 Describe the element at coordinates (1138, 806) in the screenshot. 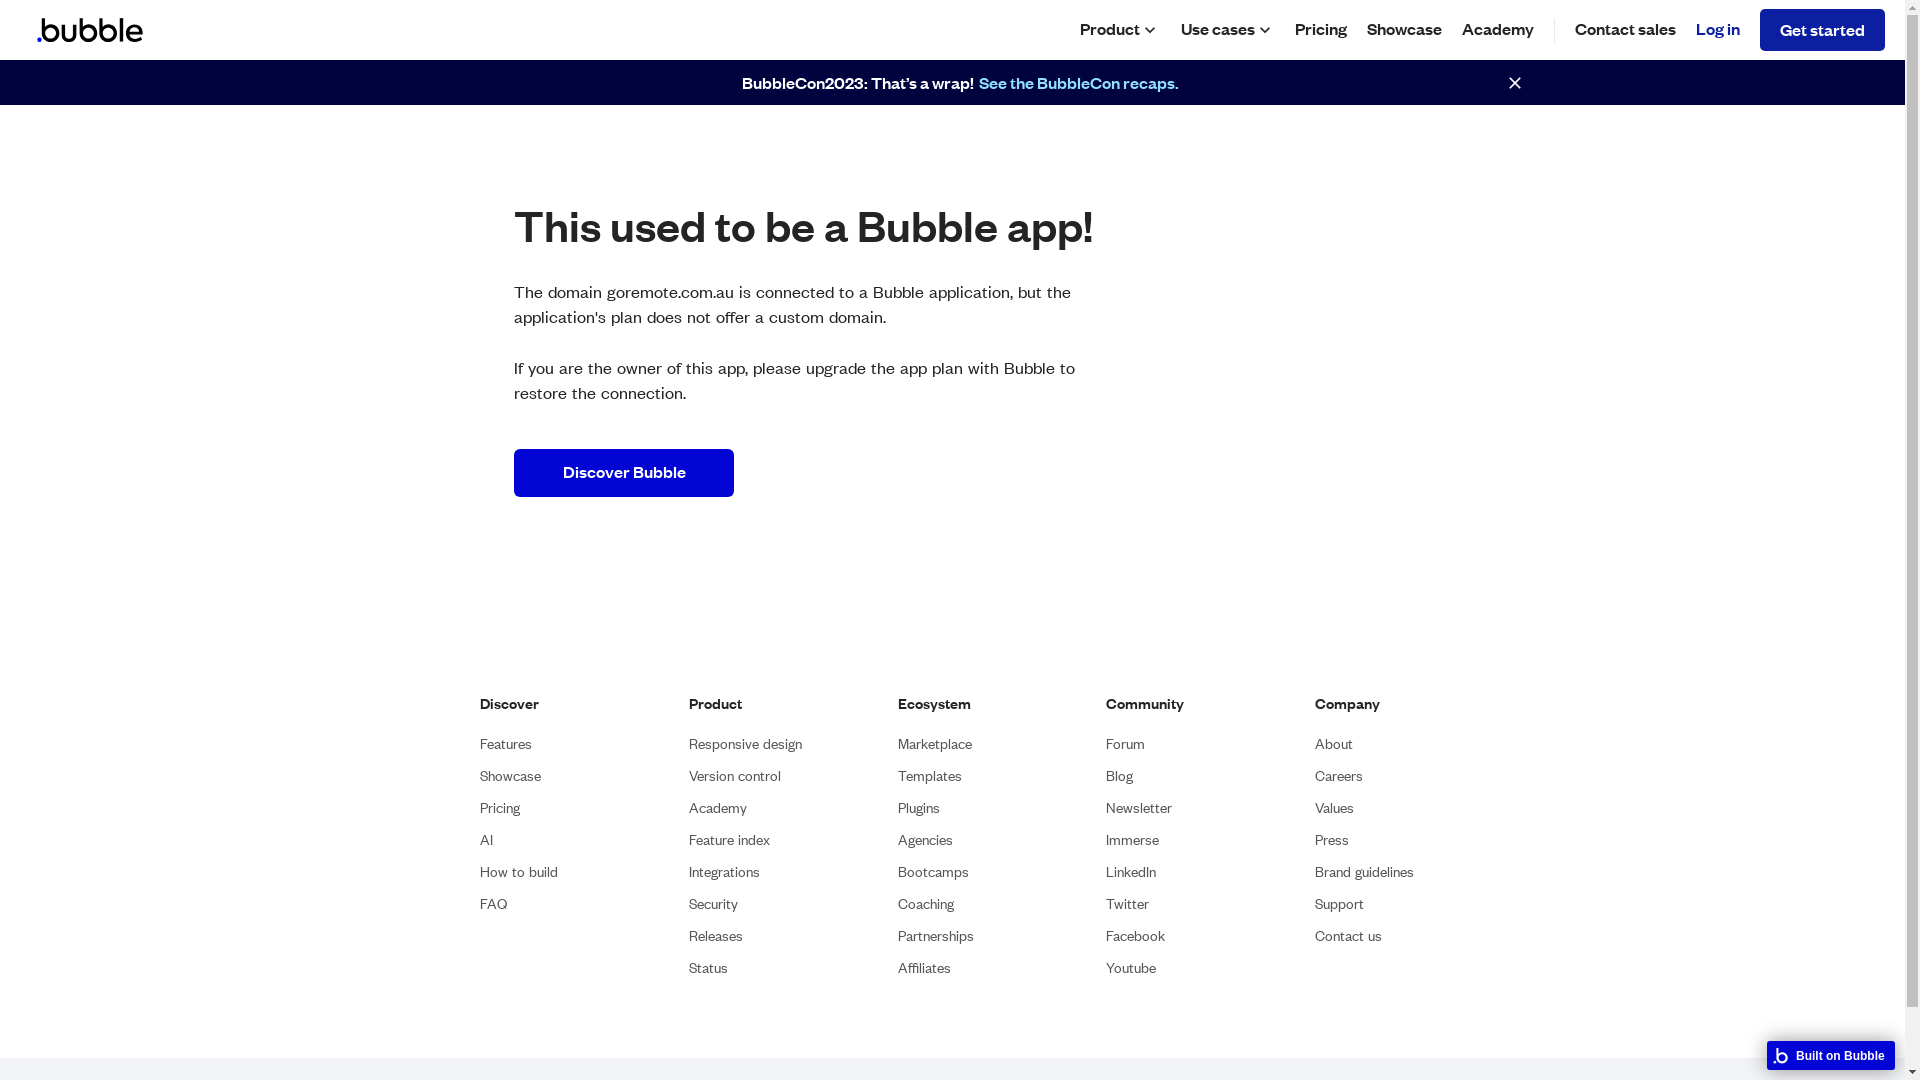

I see `'Newsletter'` at that location.